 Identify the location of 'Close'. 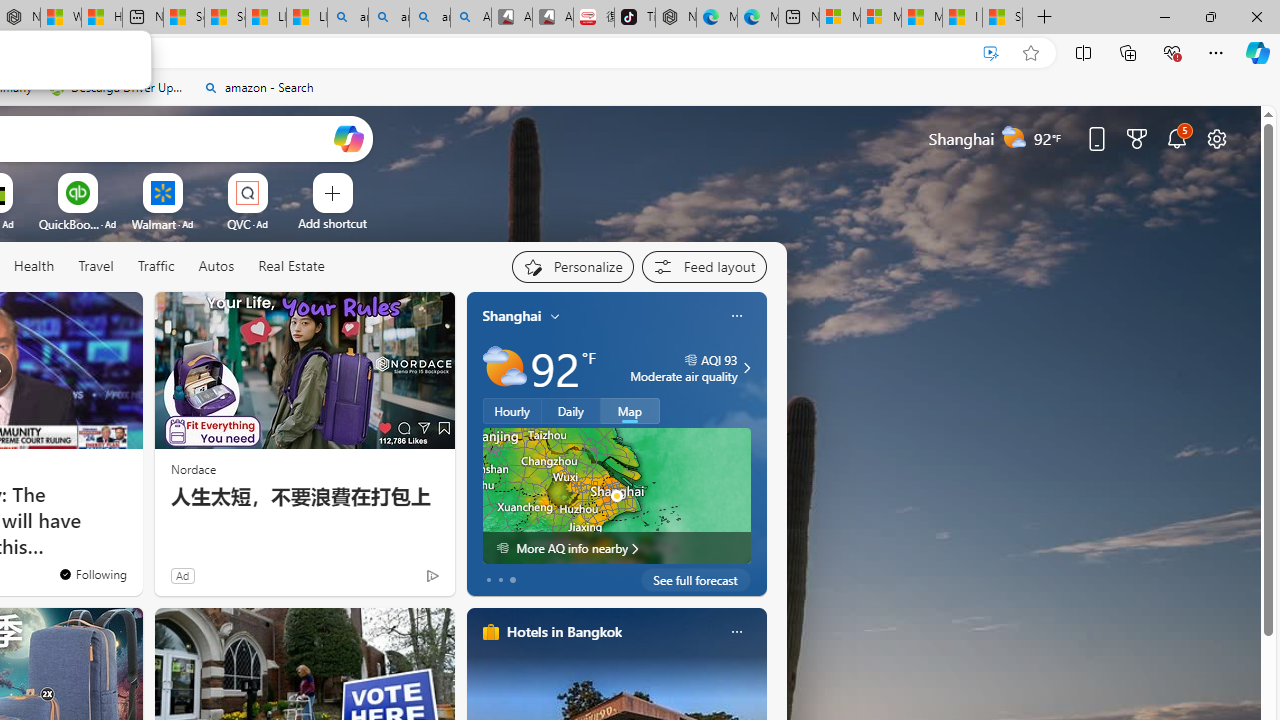
(1255, 16).